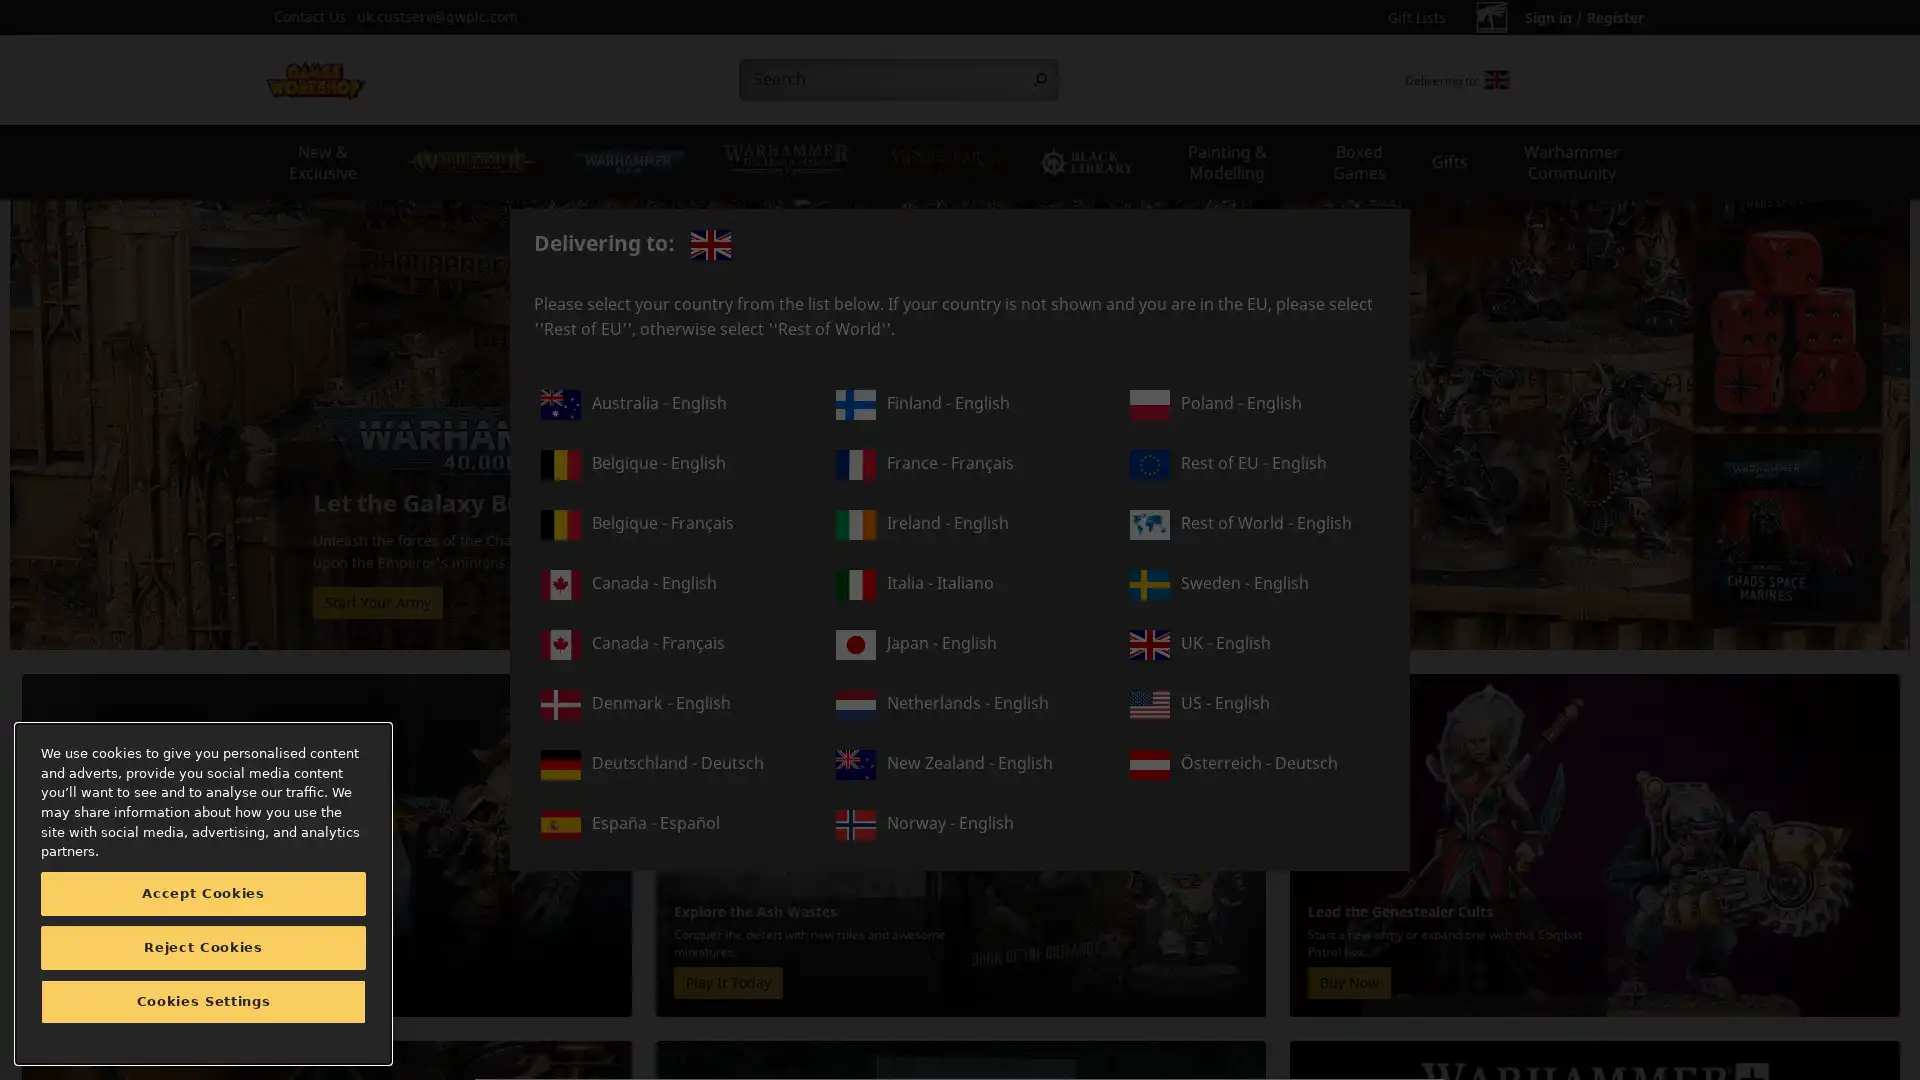  Describe the element at coordinates (1040, 79) in the screenshot. I see `Search` at that location.